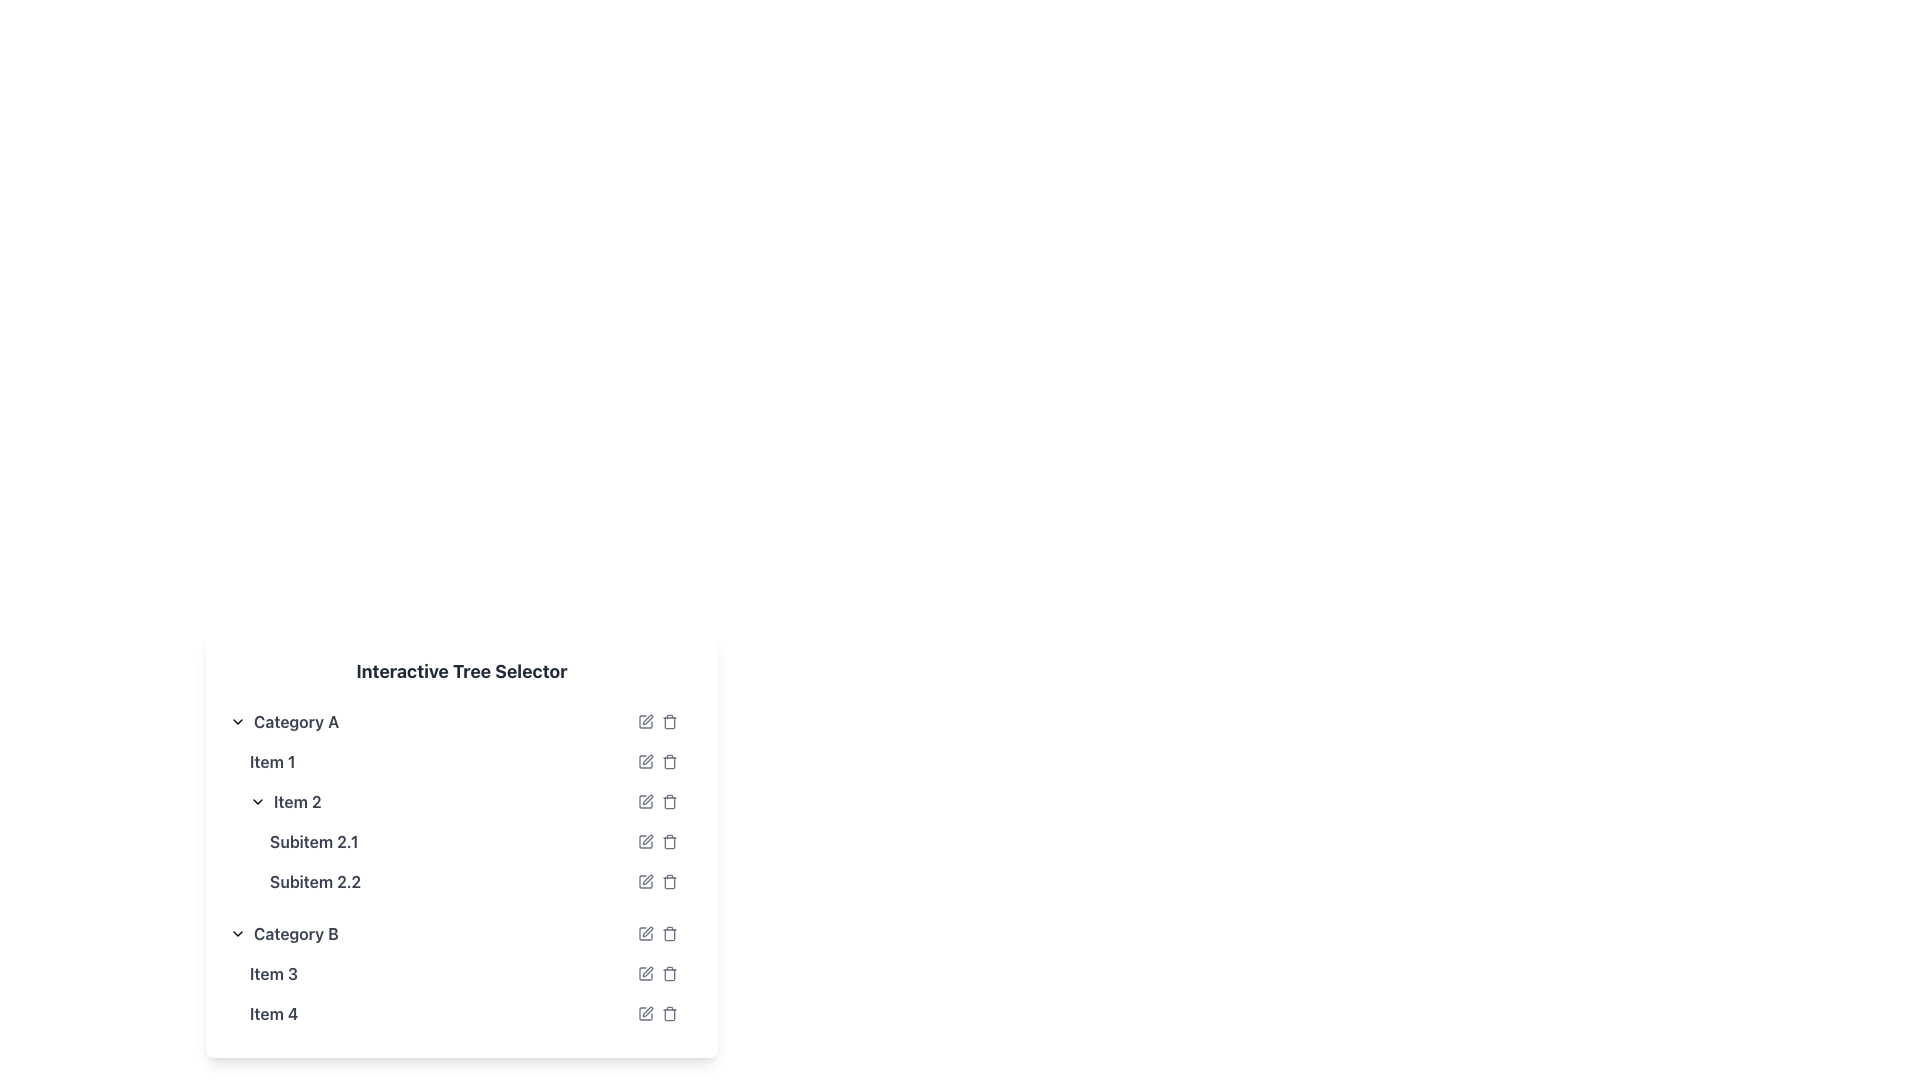 The image size is (1920, 1080). Describe the element at coordinates (648, 878) in the screenshot. I see `the edit icon button located in the lower right-hand side of the nested list item labeled 'Subitem 2.2'` at that location.